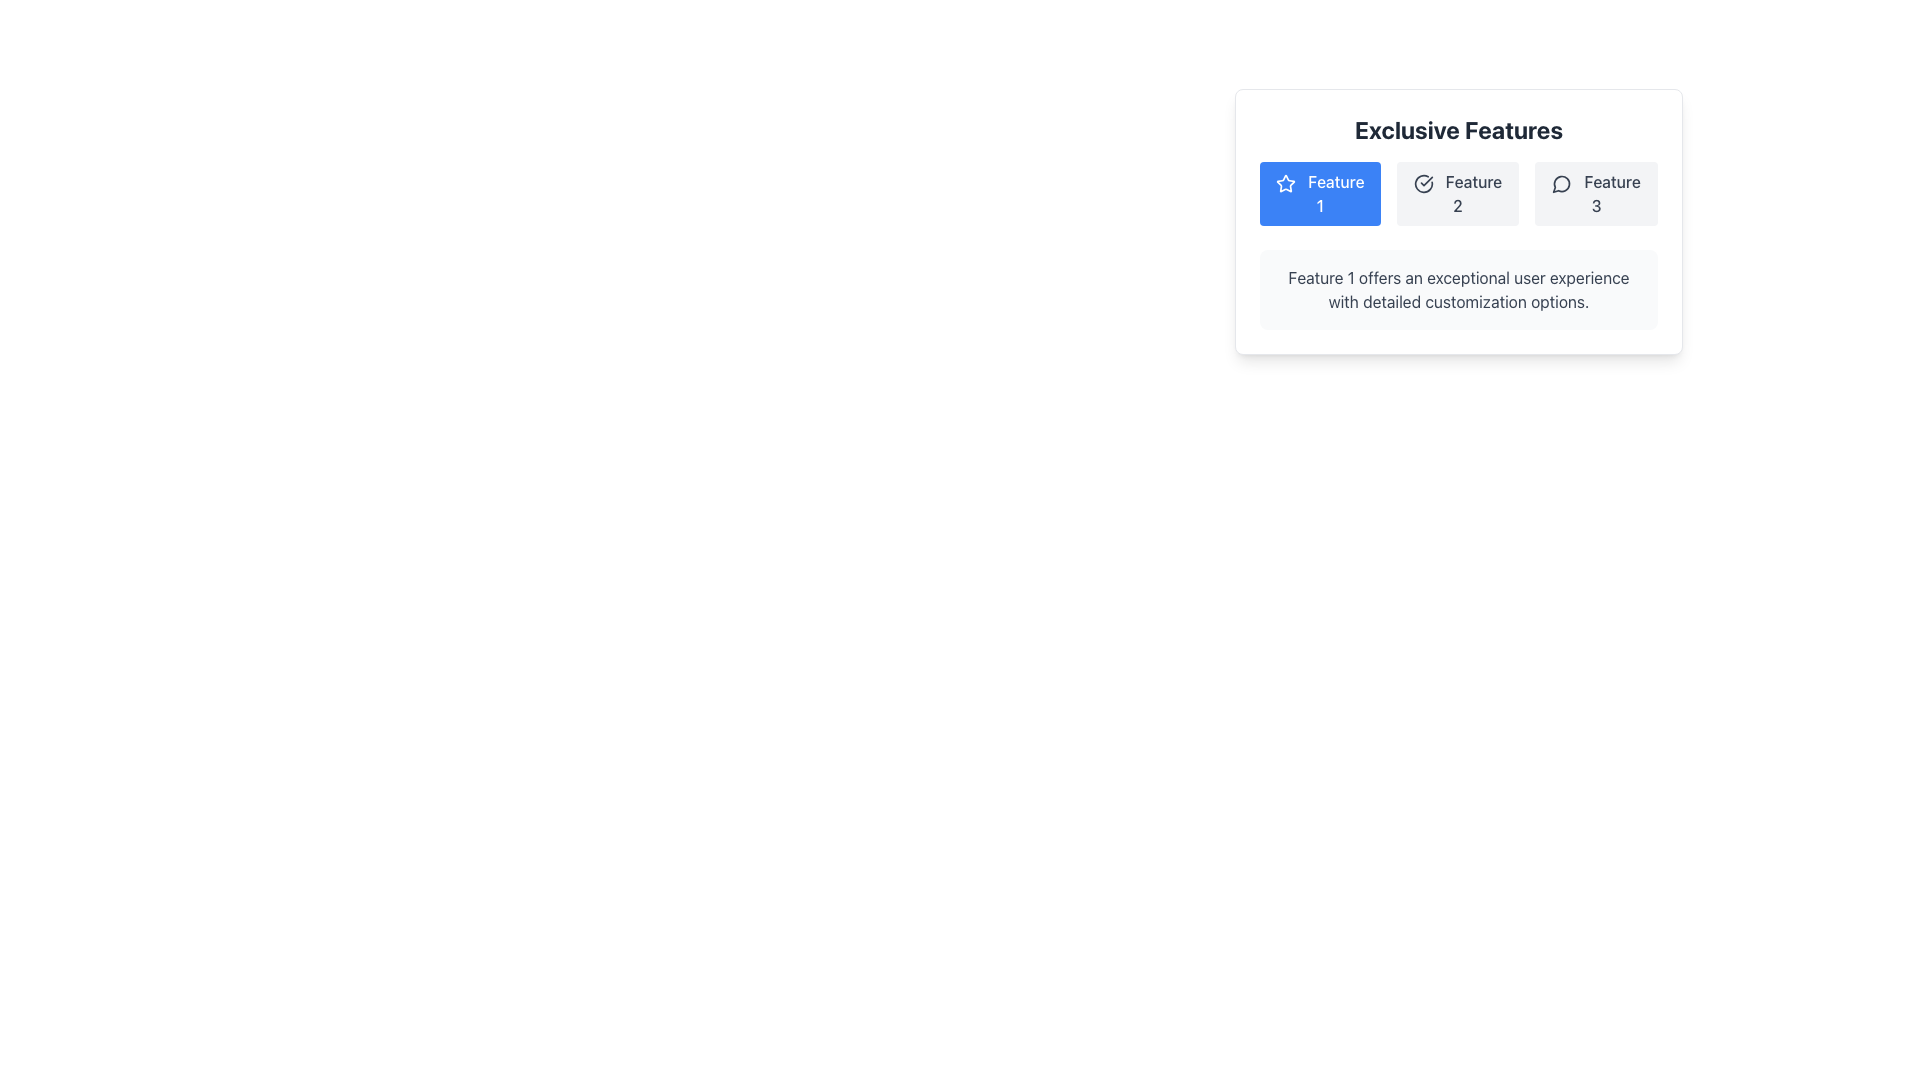  What do you see at coordinates (1457, 193) in the screenshot?
I see `the 'Feature 2' button, which is a rectangular button with a light gray background and dark gray text, located in the 'Exclusive Features' section` at bounding box center [1457, 193].